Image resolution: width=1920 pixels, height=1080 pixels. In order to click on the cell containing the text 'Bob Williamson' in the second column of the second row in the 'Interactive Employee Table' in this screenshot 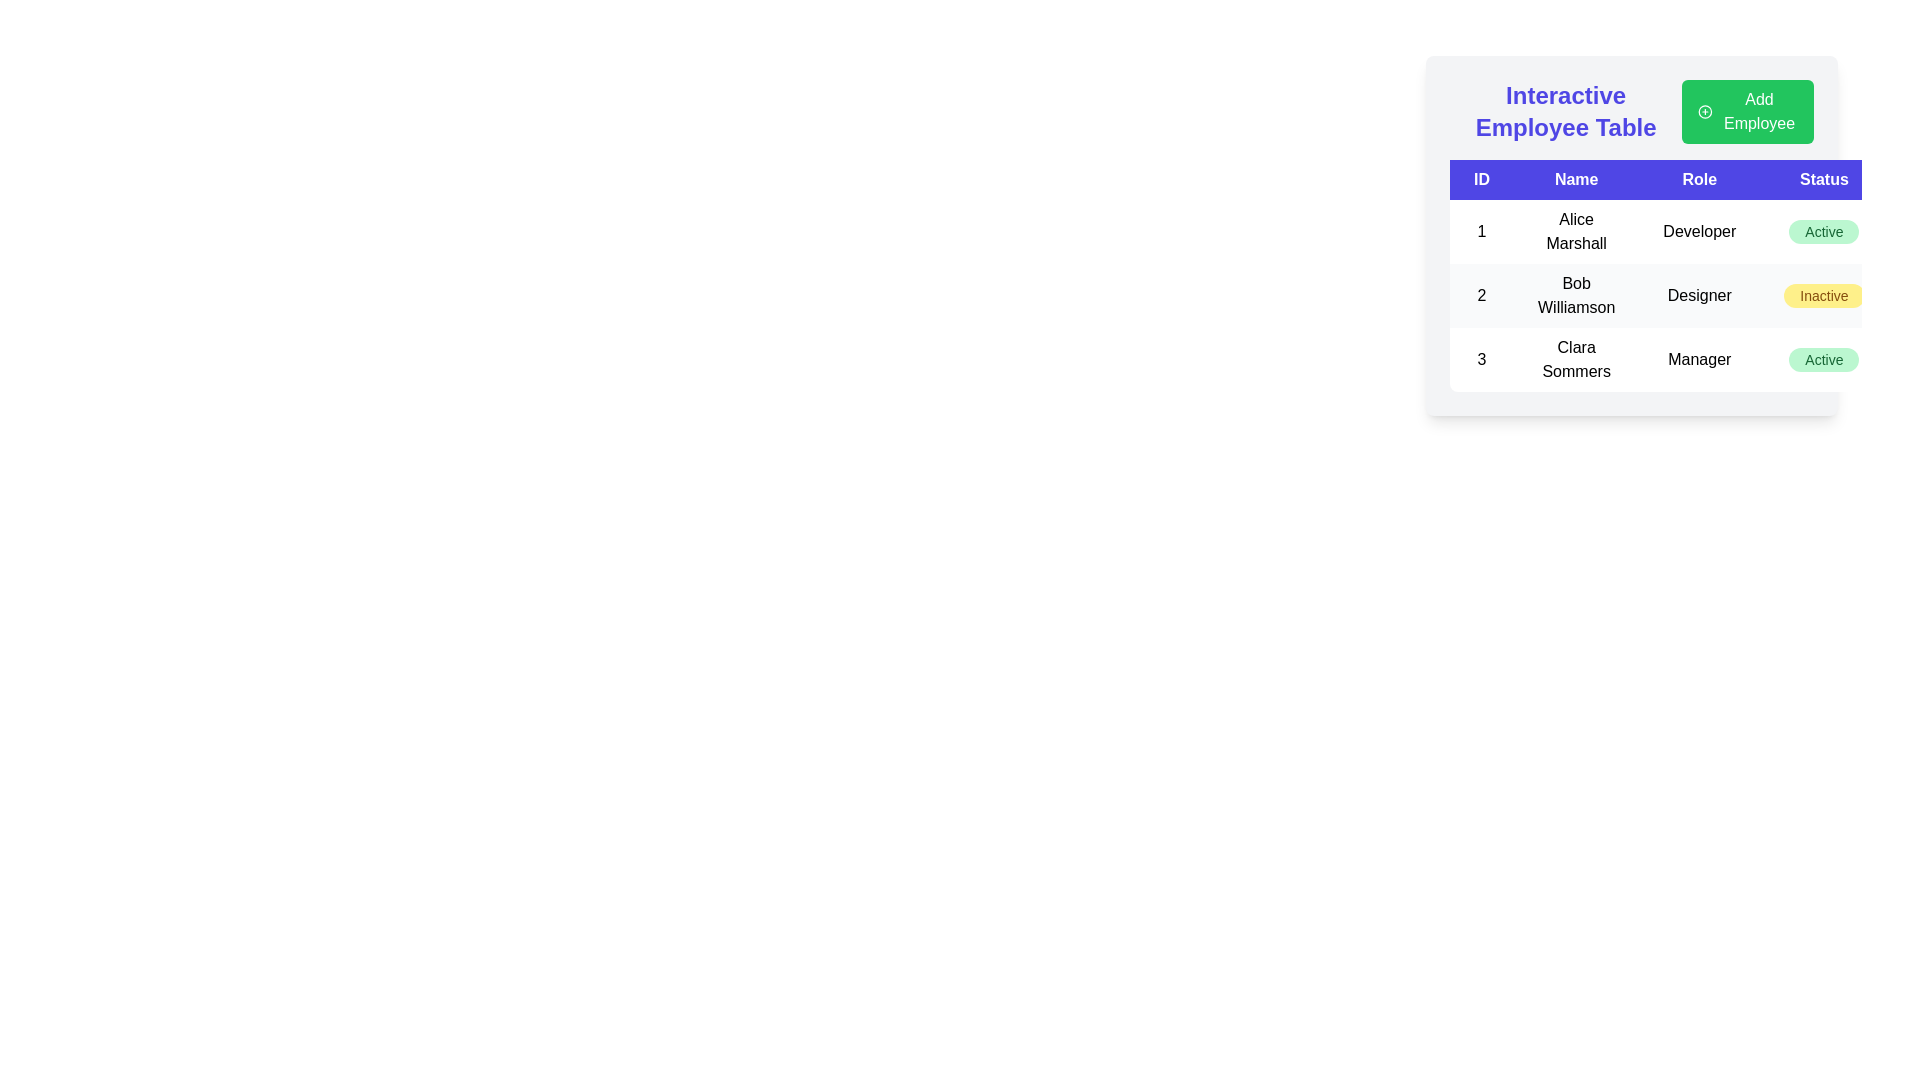, I will do `click(1575, 296)`.